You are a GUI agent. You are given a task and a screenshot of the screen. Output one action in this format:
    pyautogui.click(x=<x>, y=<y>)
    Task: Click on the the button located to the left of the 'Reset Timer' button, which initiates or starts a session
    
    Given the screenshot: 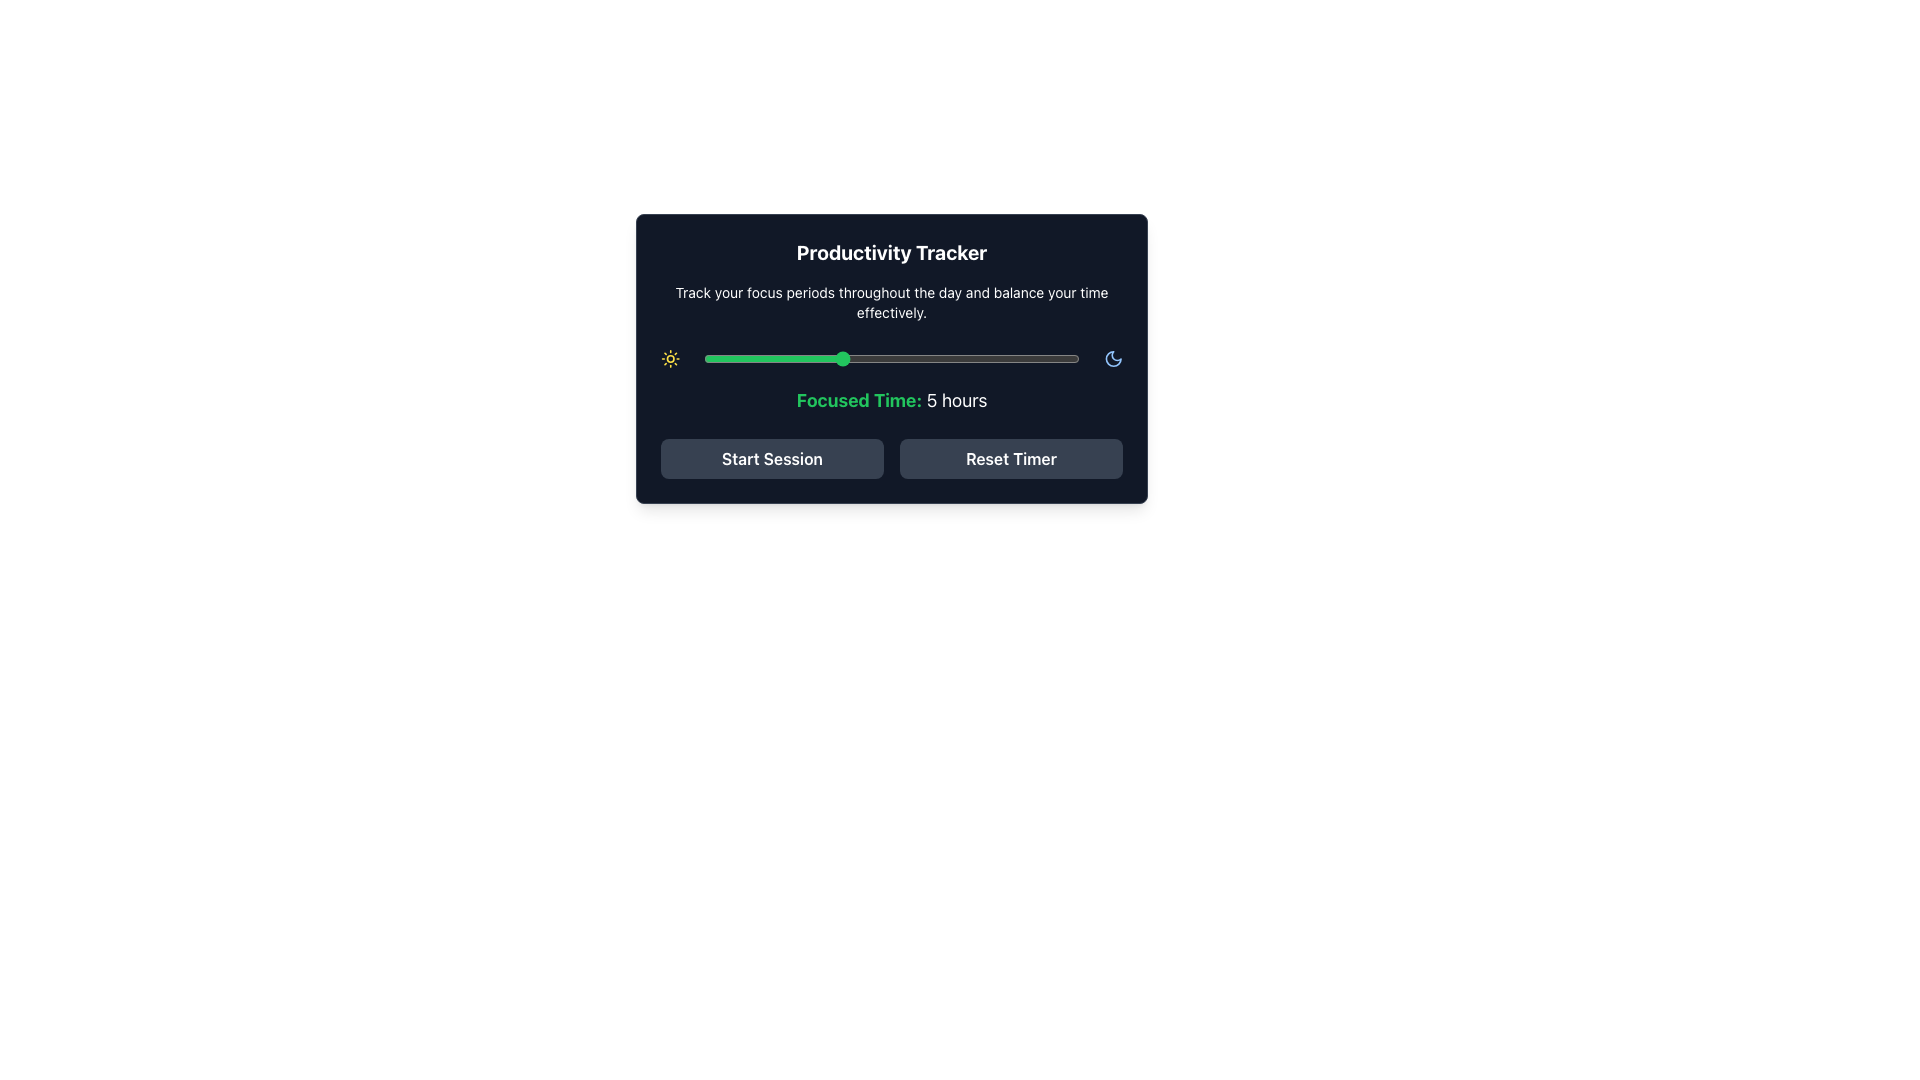 What is the action you would take?
    pyautogui.click(x=771, y=459)
    